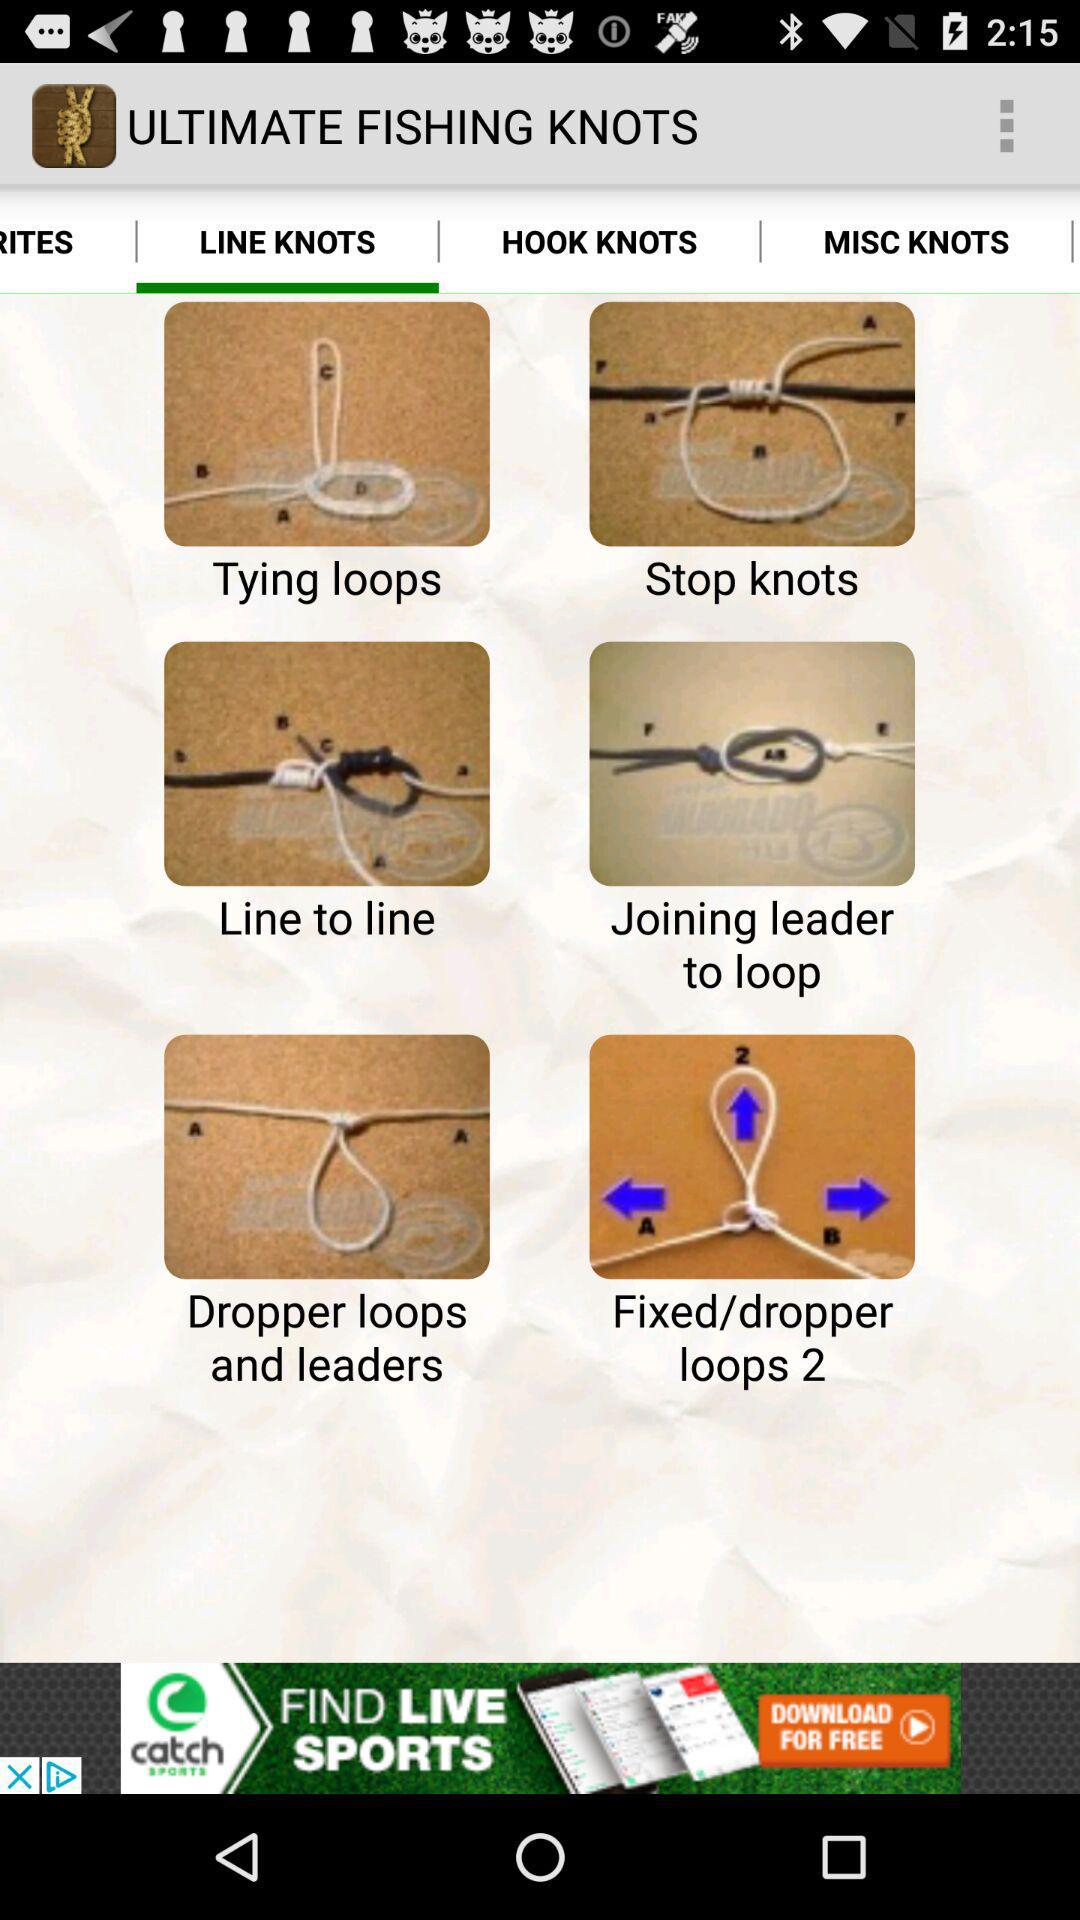 This screenshot has width=1080, height=1920. Describe the element at coordinates (752, 1156) in the screenshot. I see `fixed/dropper loops 2` at that location.